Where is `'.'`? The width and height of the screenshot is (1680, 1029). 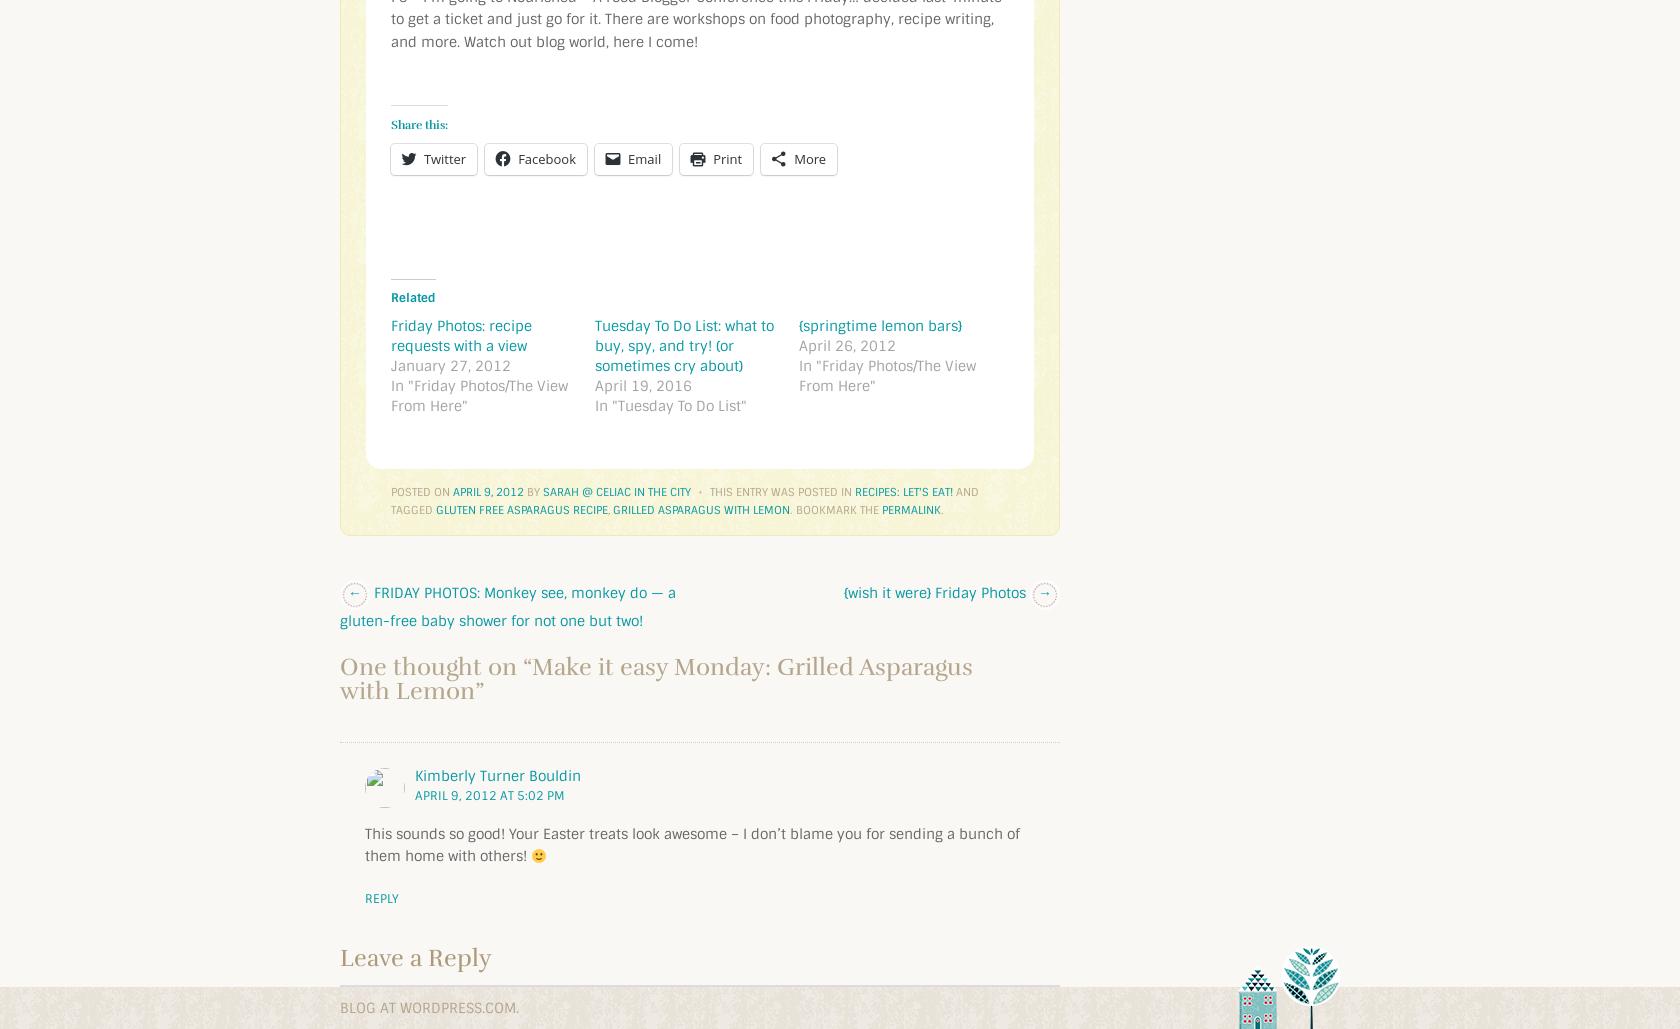
'.' is located at coordinates (942, 509).